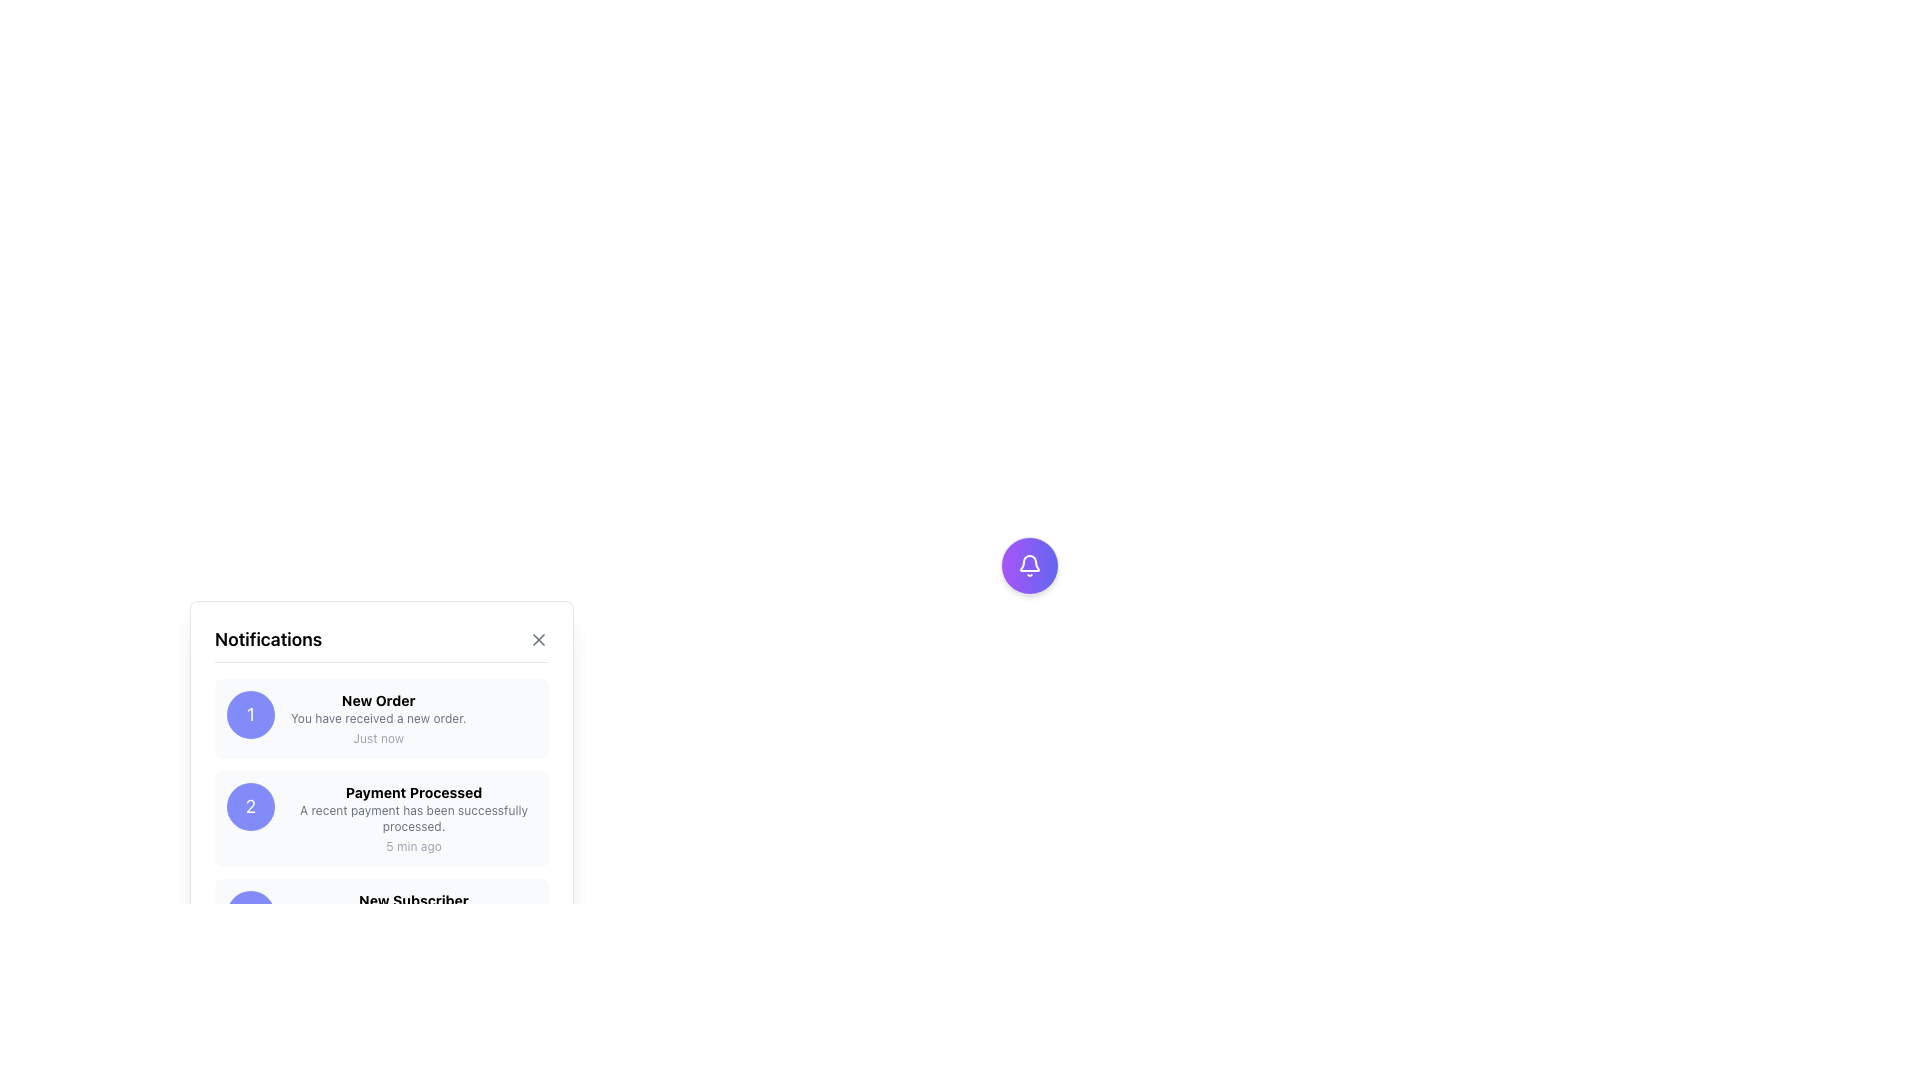 The height and width of the screenshot is (1080, 1920). What do you see at coordinates (412, 818) in the screenshot?
I see `the text element that displays 'A recent payment has been successfully processed.' located beneath the title 'Payment Processed' in the notification panel` at bounding box center [412, 818].